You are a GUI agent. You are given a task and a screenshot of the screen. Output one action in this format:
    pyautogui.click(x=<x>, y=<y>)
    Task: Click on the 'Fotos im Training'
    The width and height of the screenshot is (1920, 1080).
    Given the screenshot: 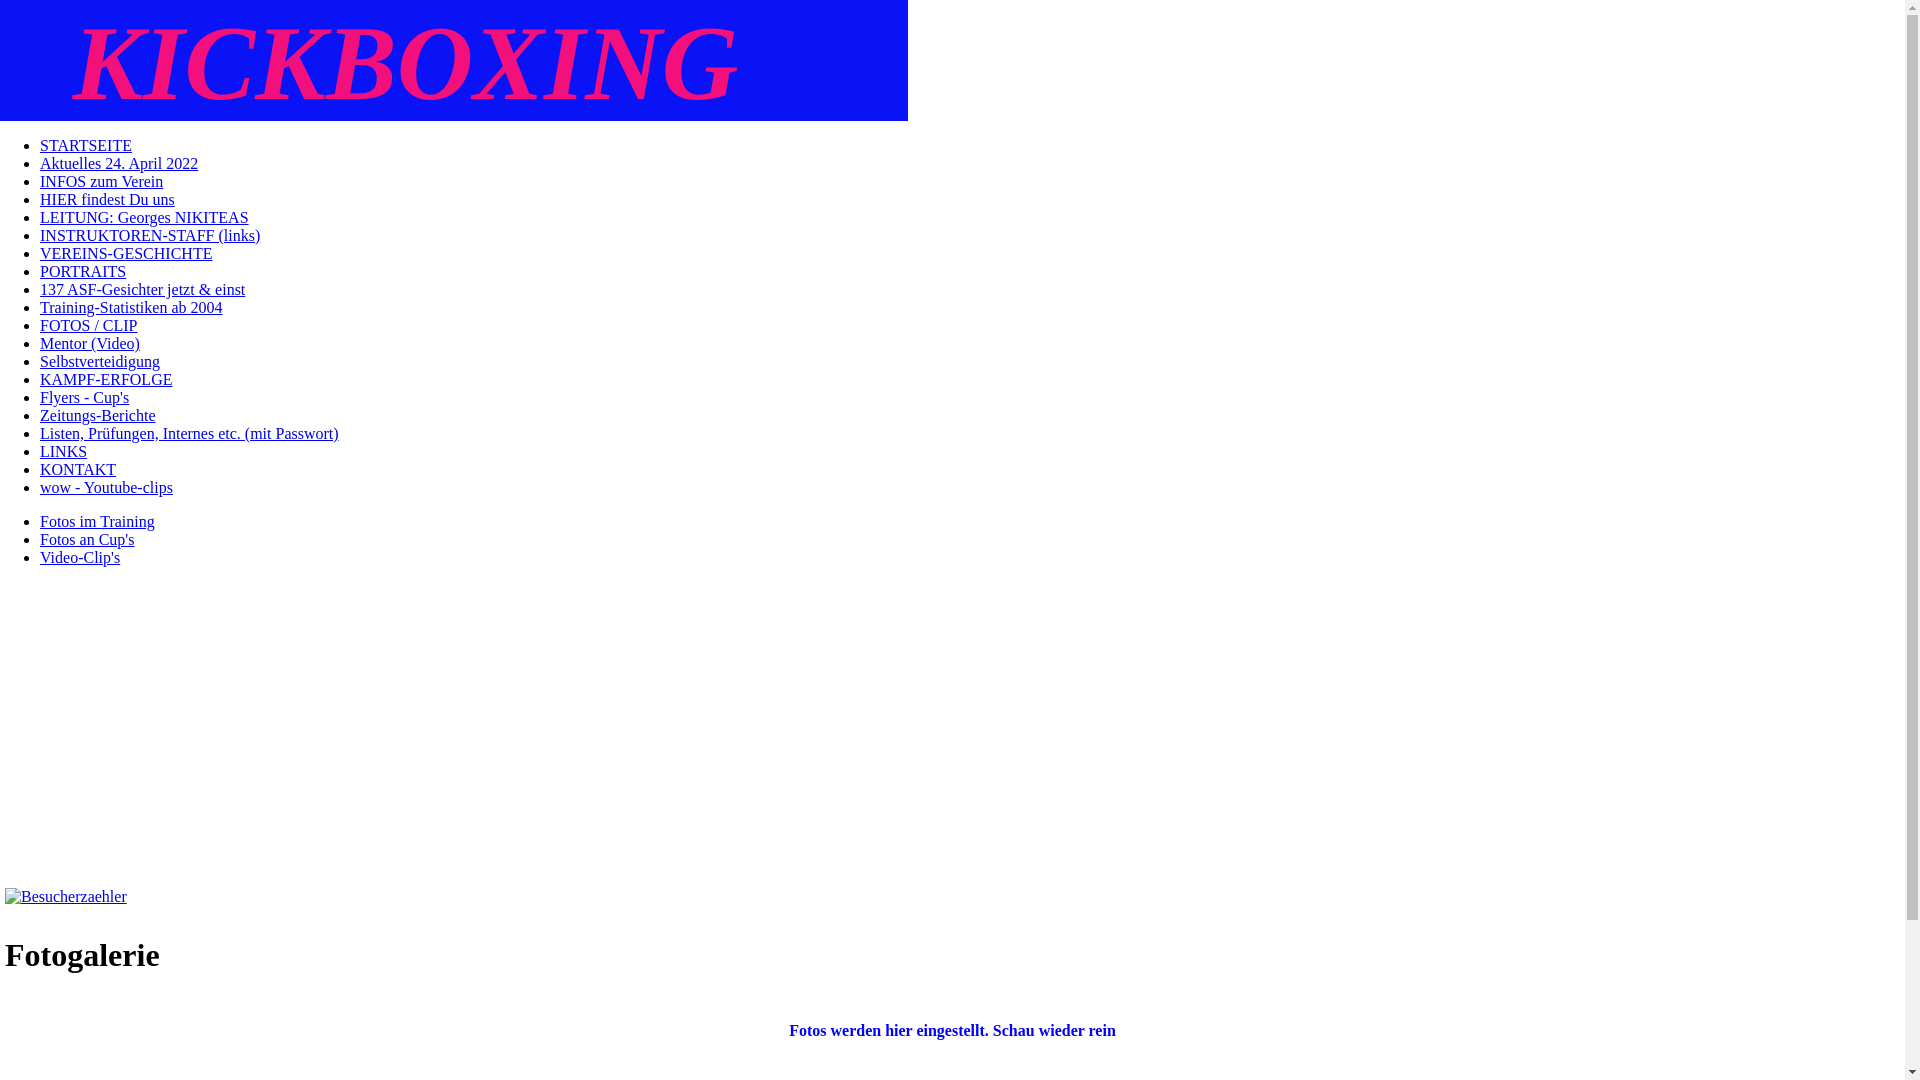 What is the action you would take?
    pyautogui.click(x=96, y=520)
    